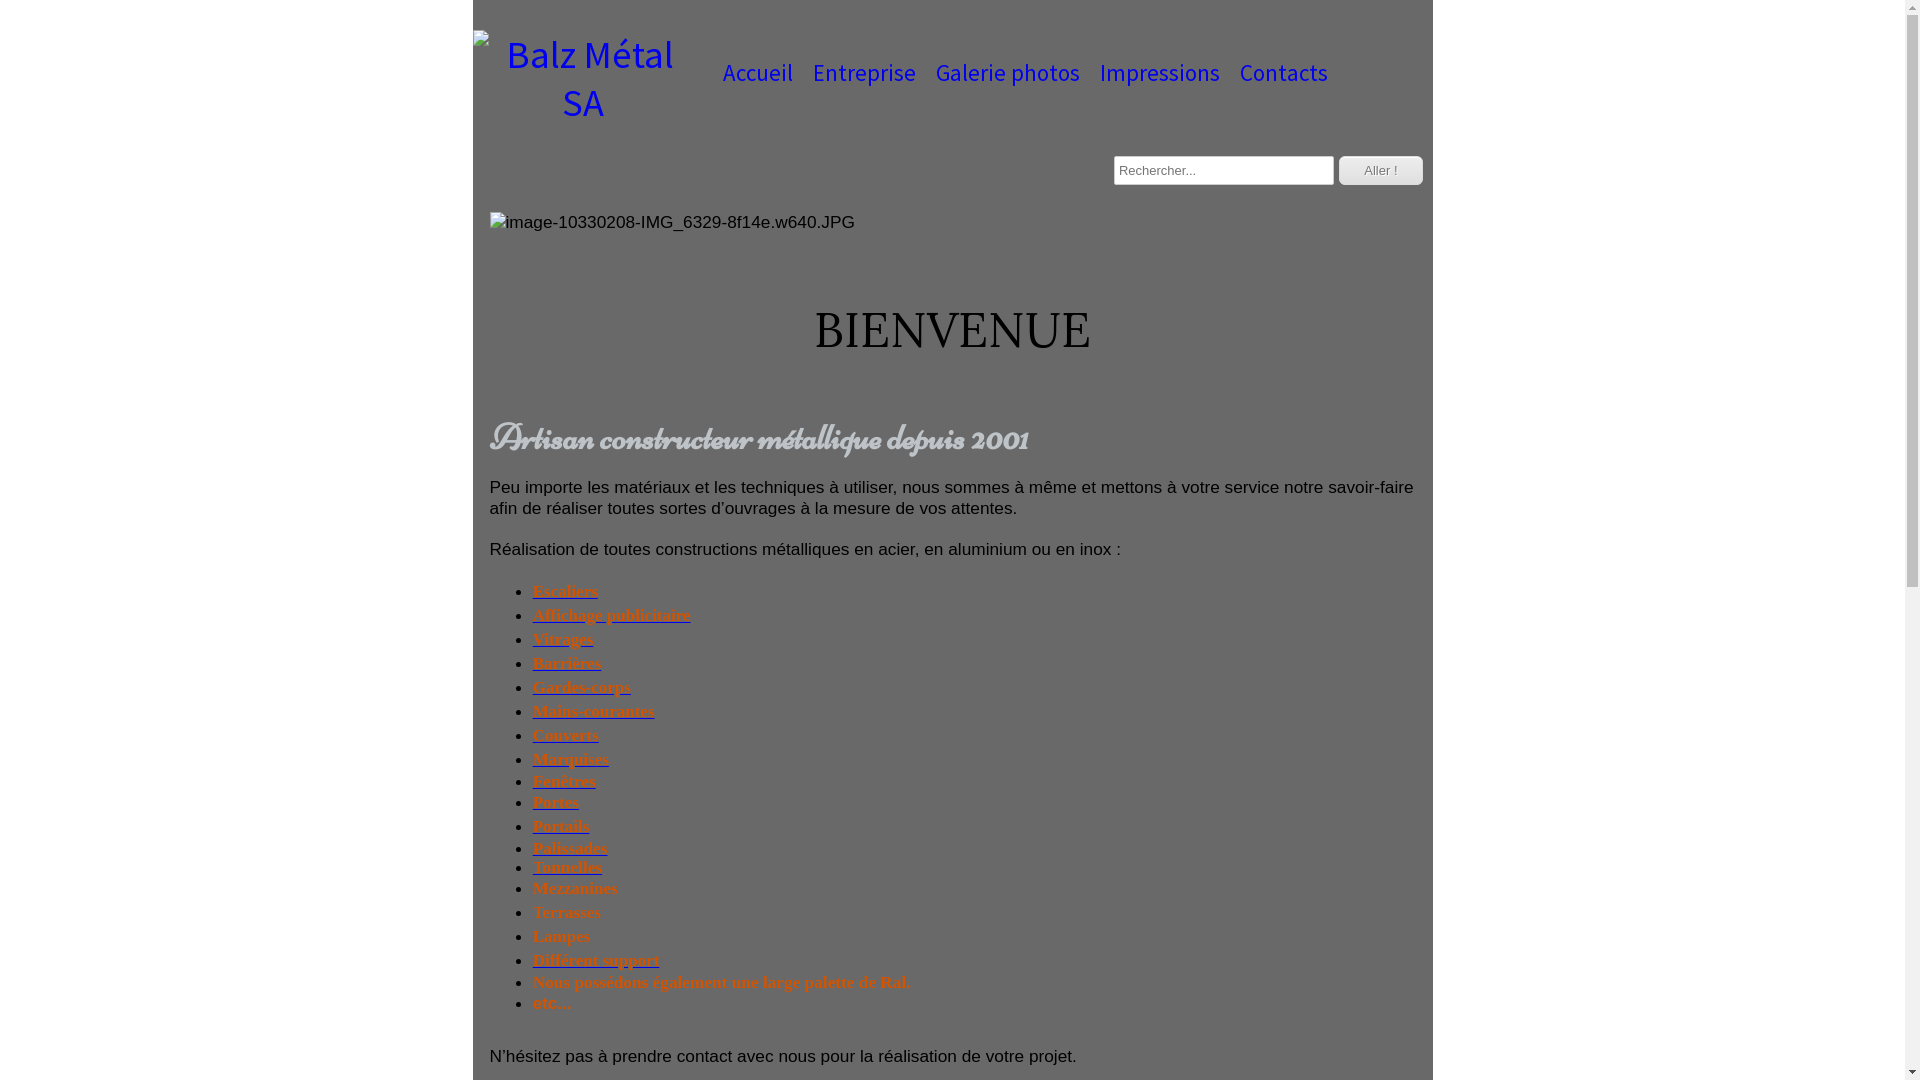 This screenshot has width=1920, height=1080. What do you see at coordinates (564, 590) in the screenshot?
I see `'Escaliers'` at bounding box center [564, 590].